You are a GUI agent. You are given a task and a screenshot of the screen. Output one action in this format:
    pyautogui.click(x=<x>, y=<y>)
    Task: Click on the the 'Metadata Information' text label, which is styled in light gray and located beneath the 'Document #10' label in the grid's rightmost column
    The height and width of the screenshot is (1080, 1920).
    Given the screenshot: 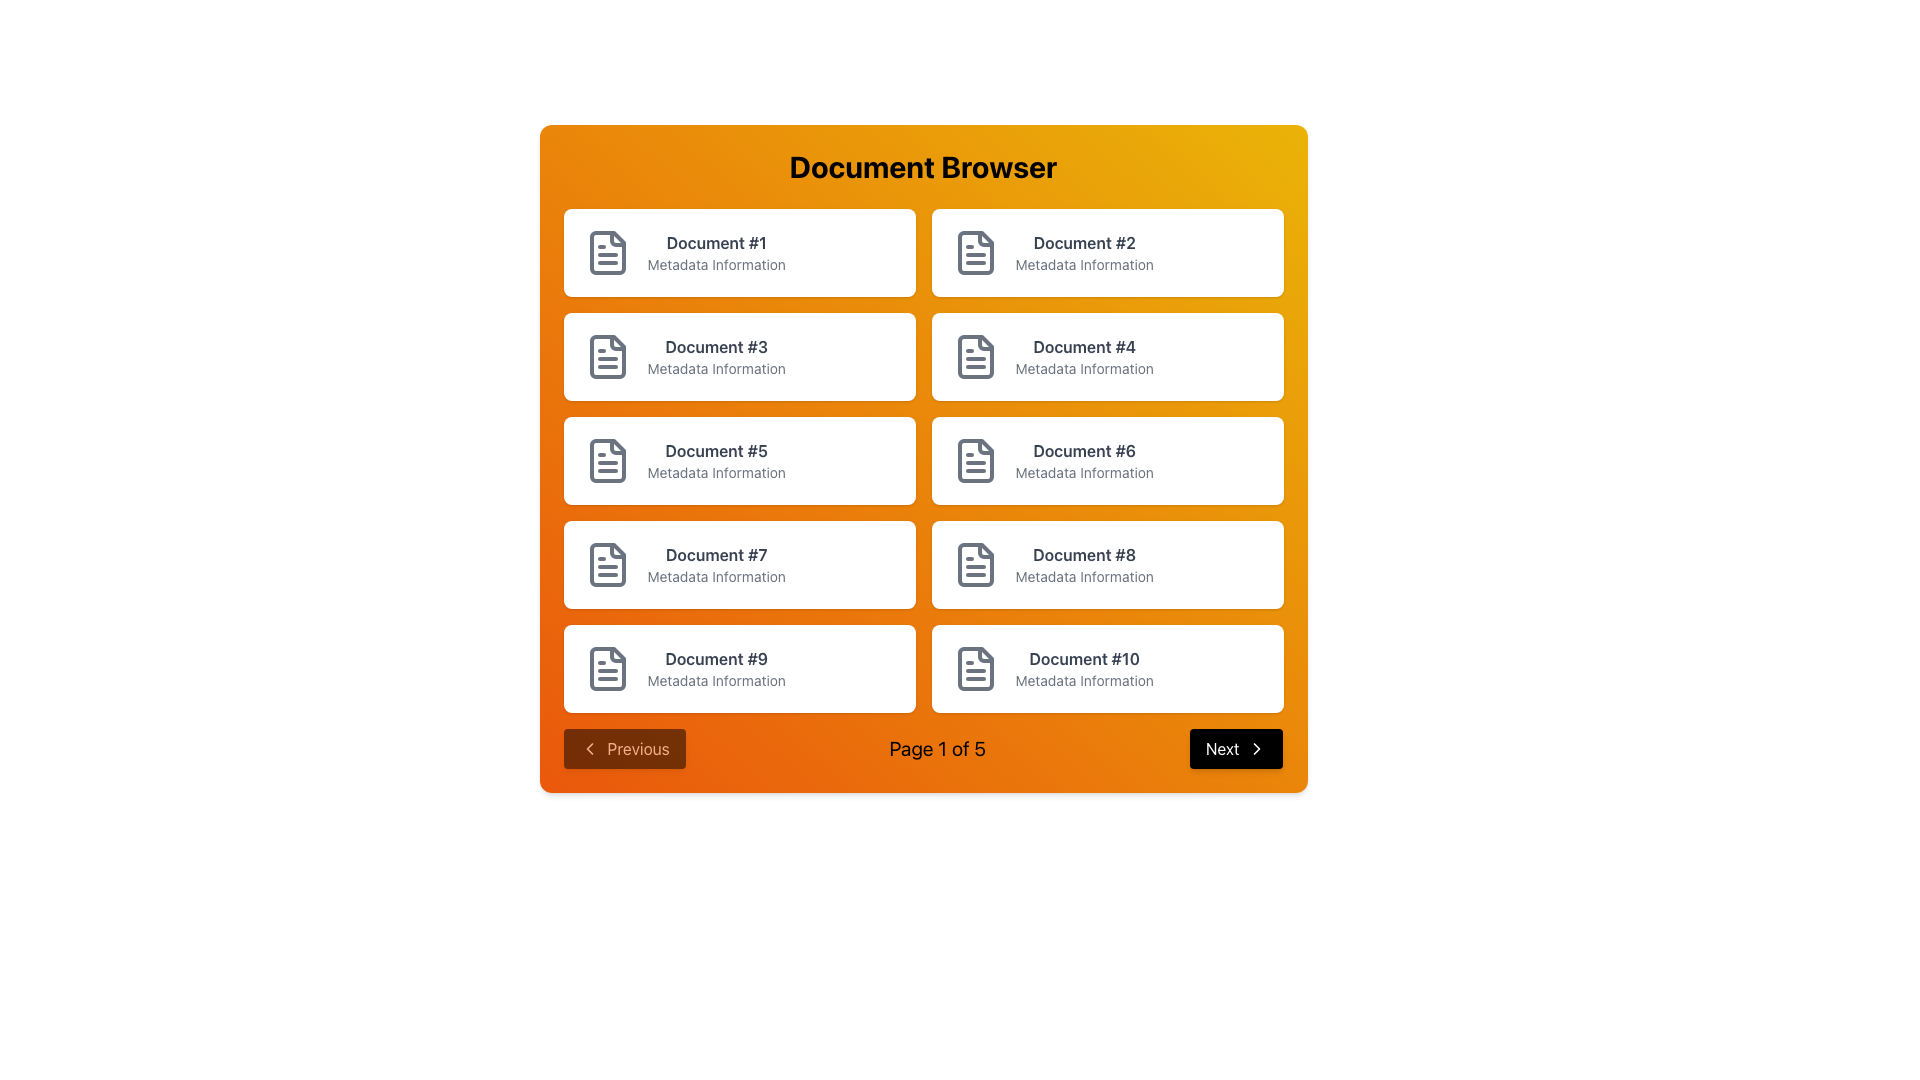 What is the action you would take?
    pyautogui.click(x=1083, y=680)
    